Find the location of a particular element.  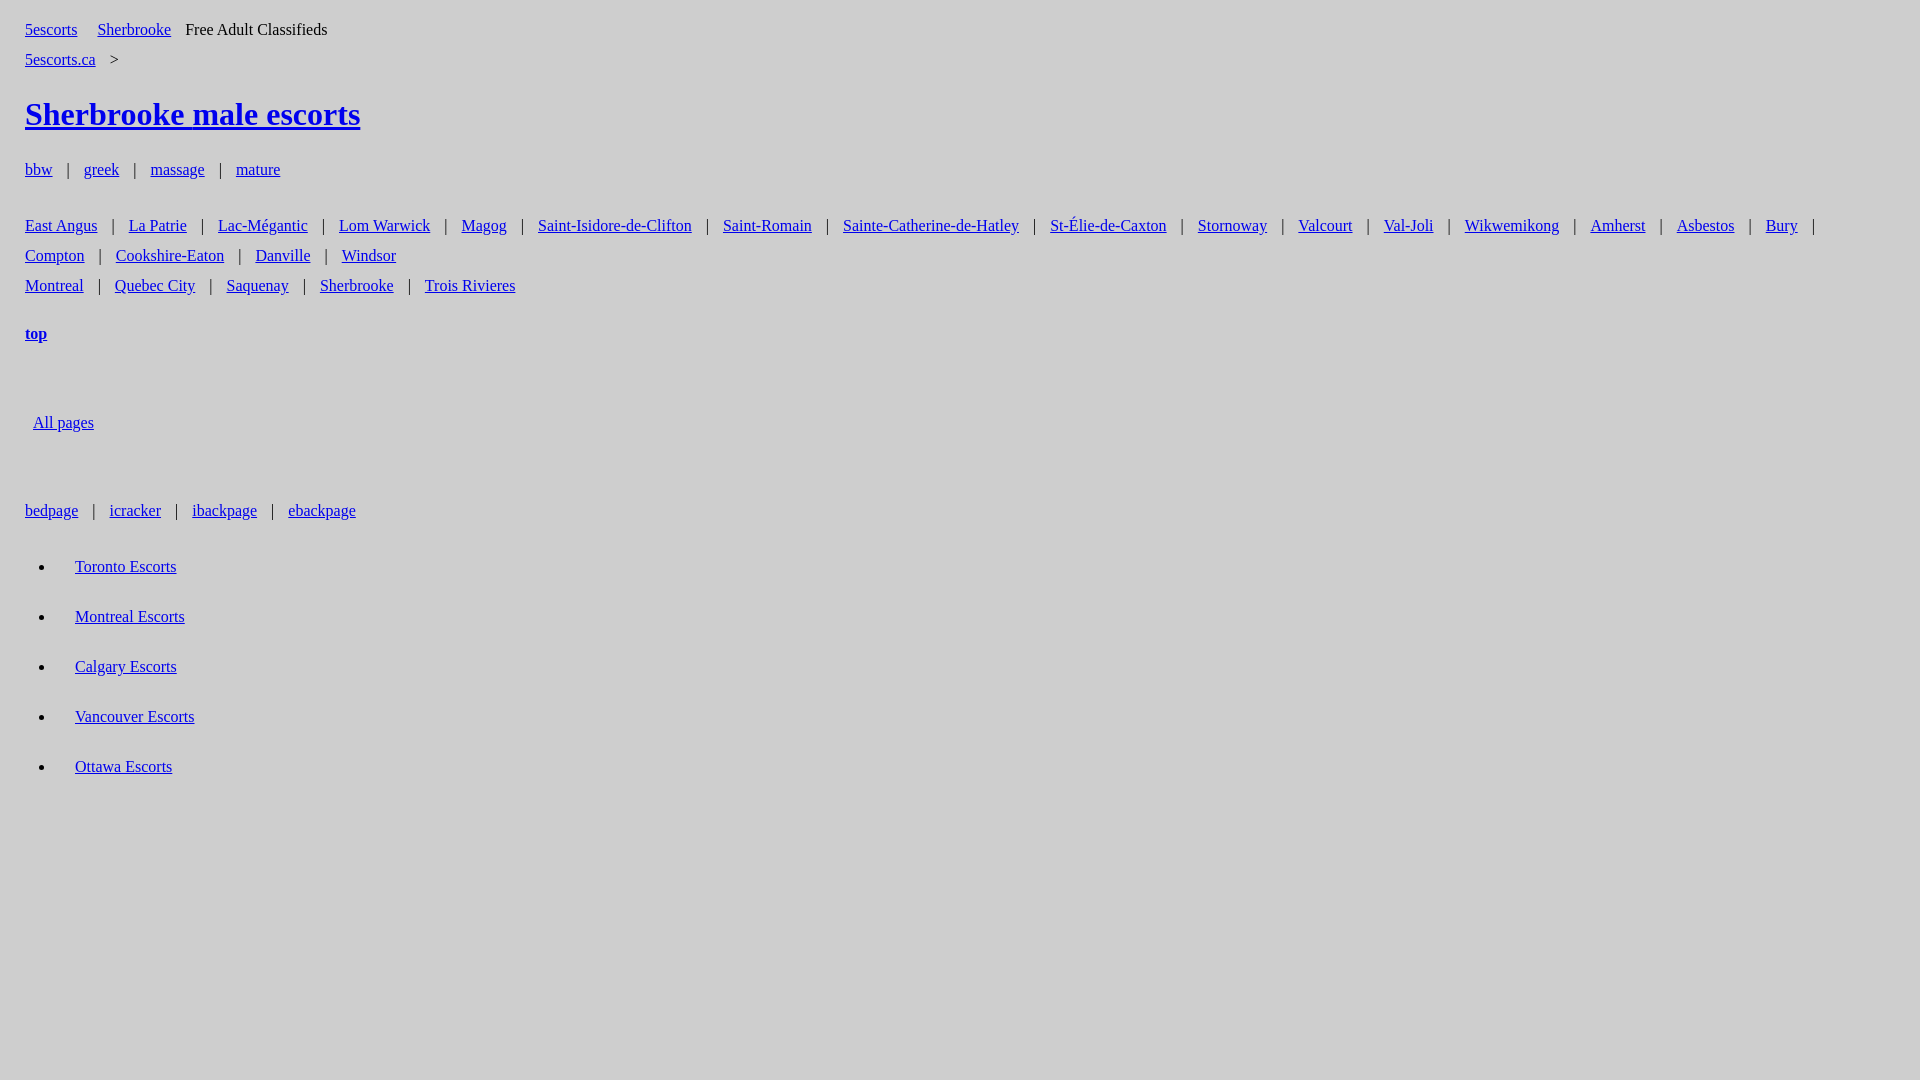

'ebackpage' is located at coordinates (321, 509).